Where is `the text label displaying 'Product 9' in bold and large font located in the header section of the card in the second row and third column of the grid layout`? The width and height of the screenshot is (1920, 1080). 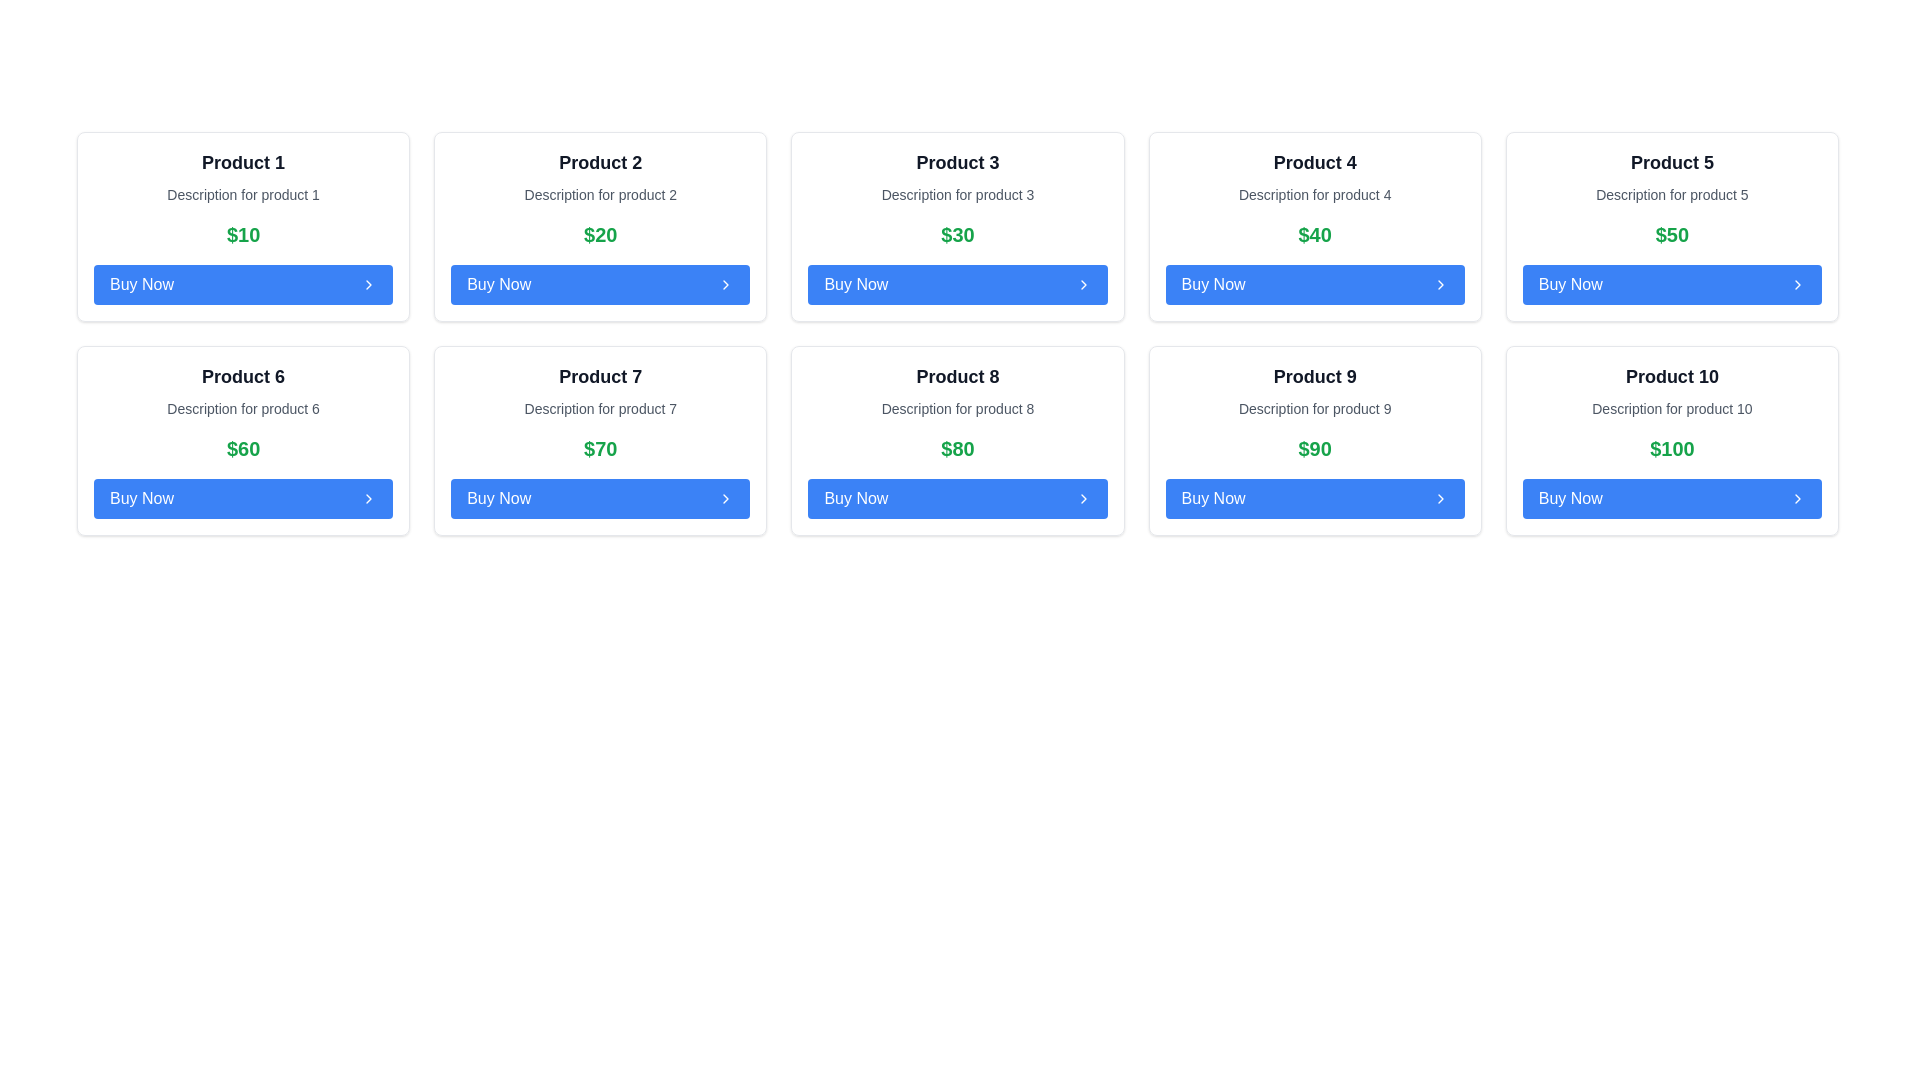
the text label displaying 'Product 9' in bold and large font located in the header section of the card in the second row and third column of the grid layout is located at coordinates (1315, 377).